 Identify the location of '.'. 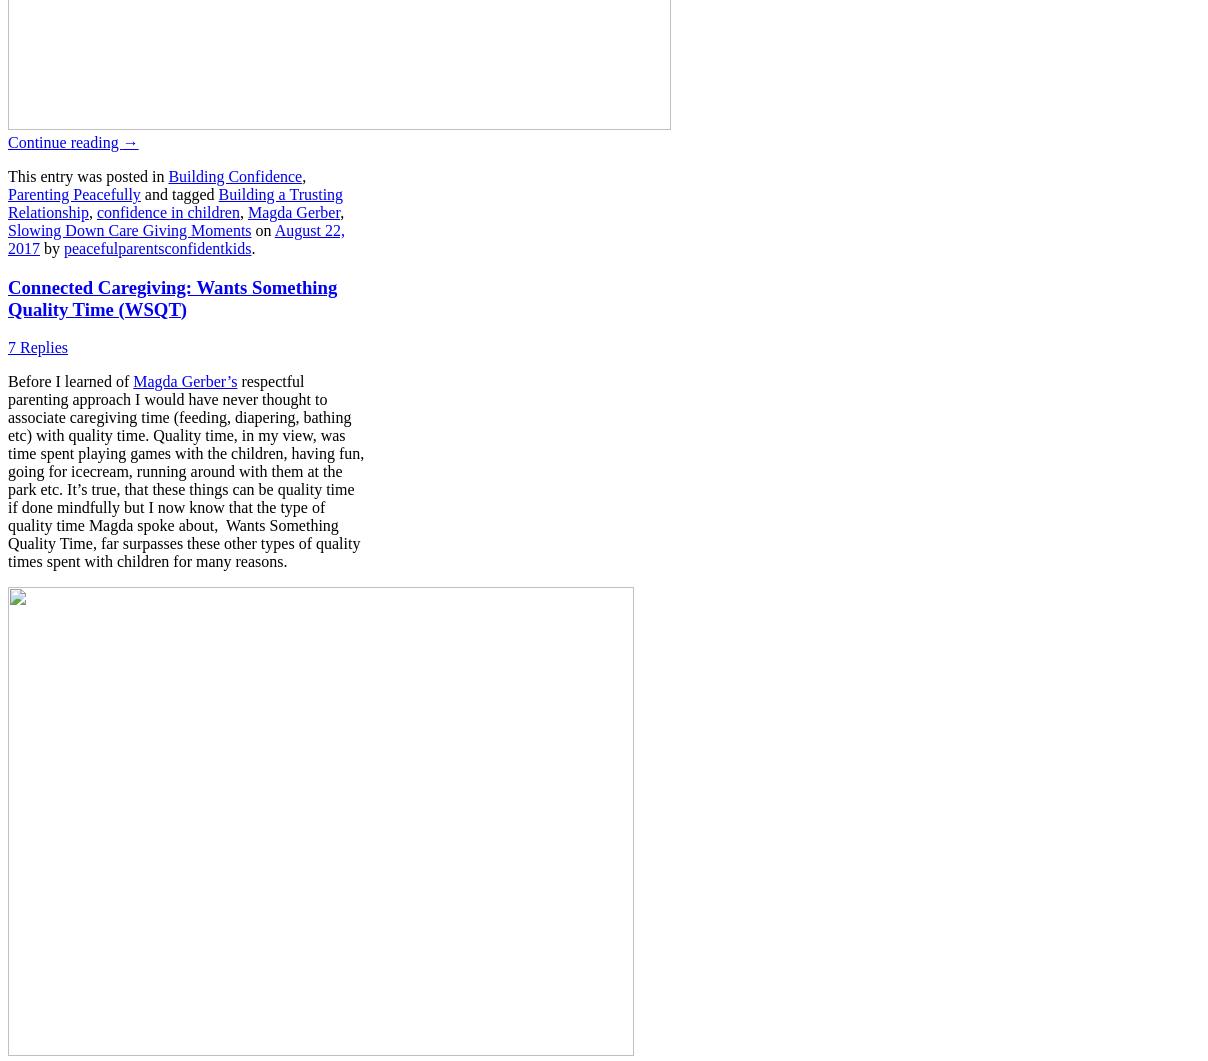
(252, 246).